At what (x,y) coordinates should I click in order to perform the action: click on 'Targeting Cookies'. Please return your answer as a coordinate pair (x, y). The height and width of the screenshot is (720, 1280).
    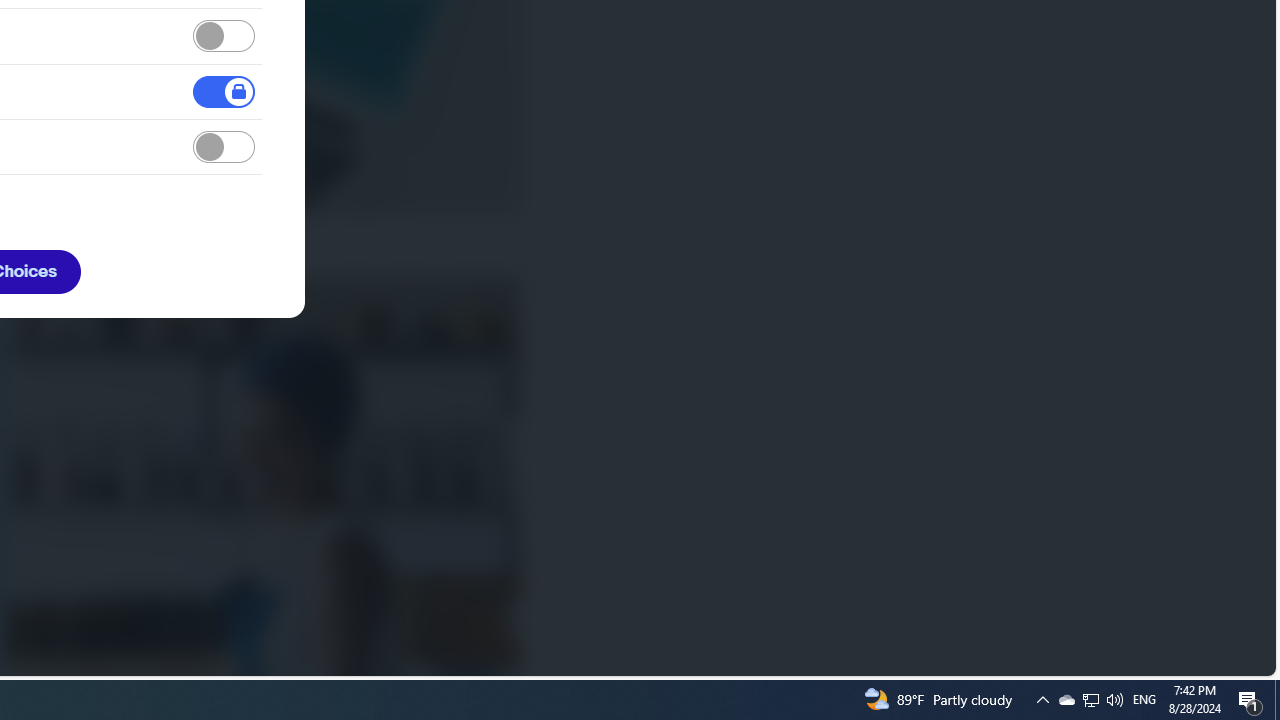
    Looking at the image, I should click on (224, 146).